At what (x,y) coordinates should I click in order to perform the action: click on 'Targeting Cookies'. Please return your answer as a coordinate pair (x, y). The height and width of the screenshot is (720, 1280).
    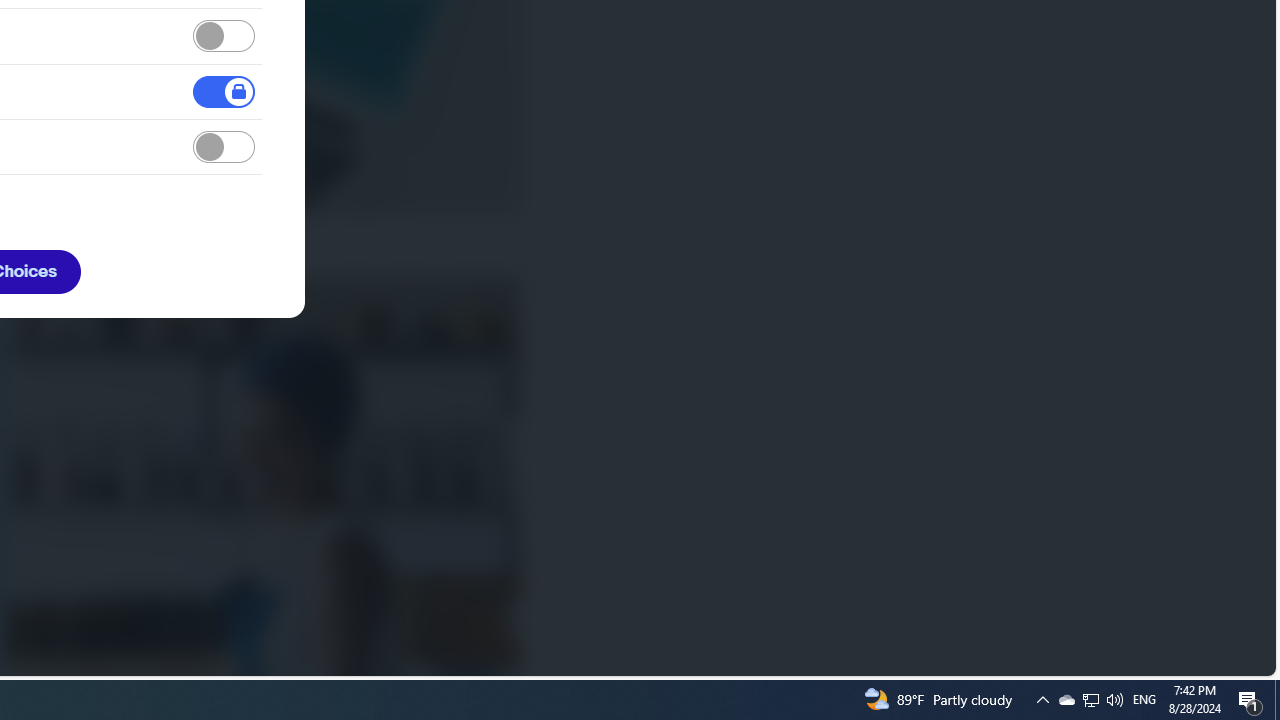
    Looking at the image, I should click on (224, 146).